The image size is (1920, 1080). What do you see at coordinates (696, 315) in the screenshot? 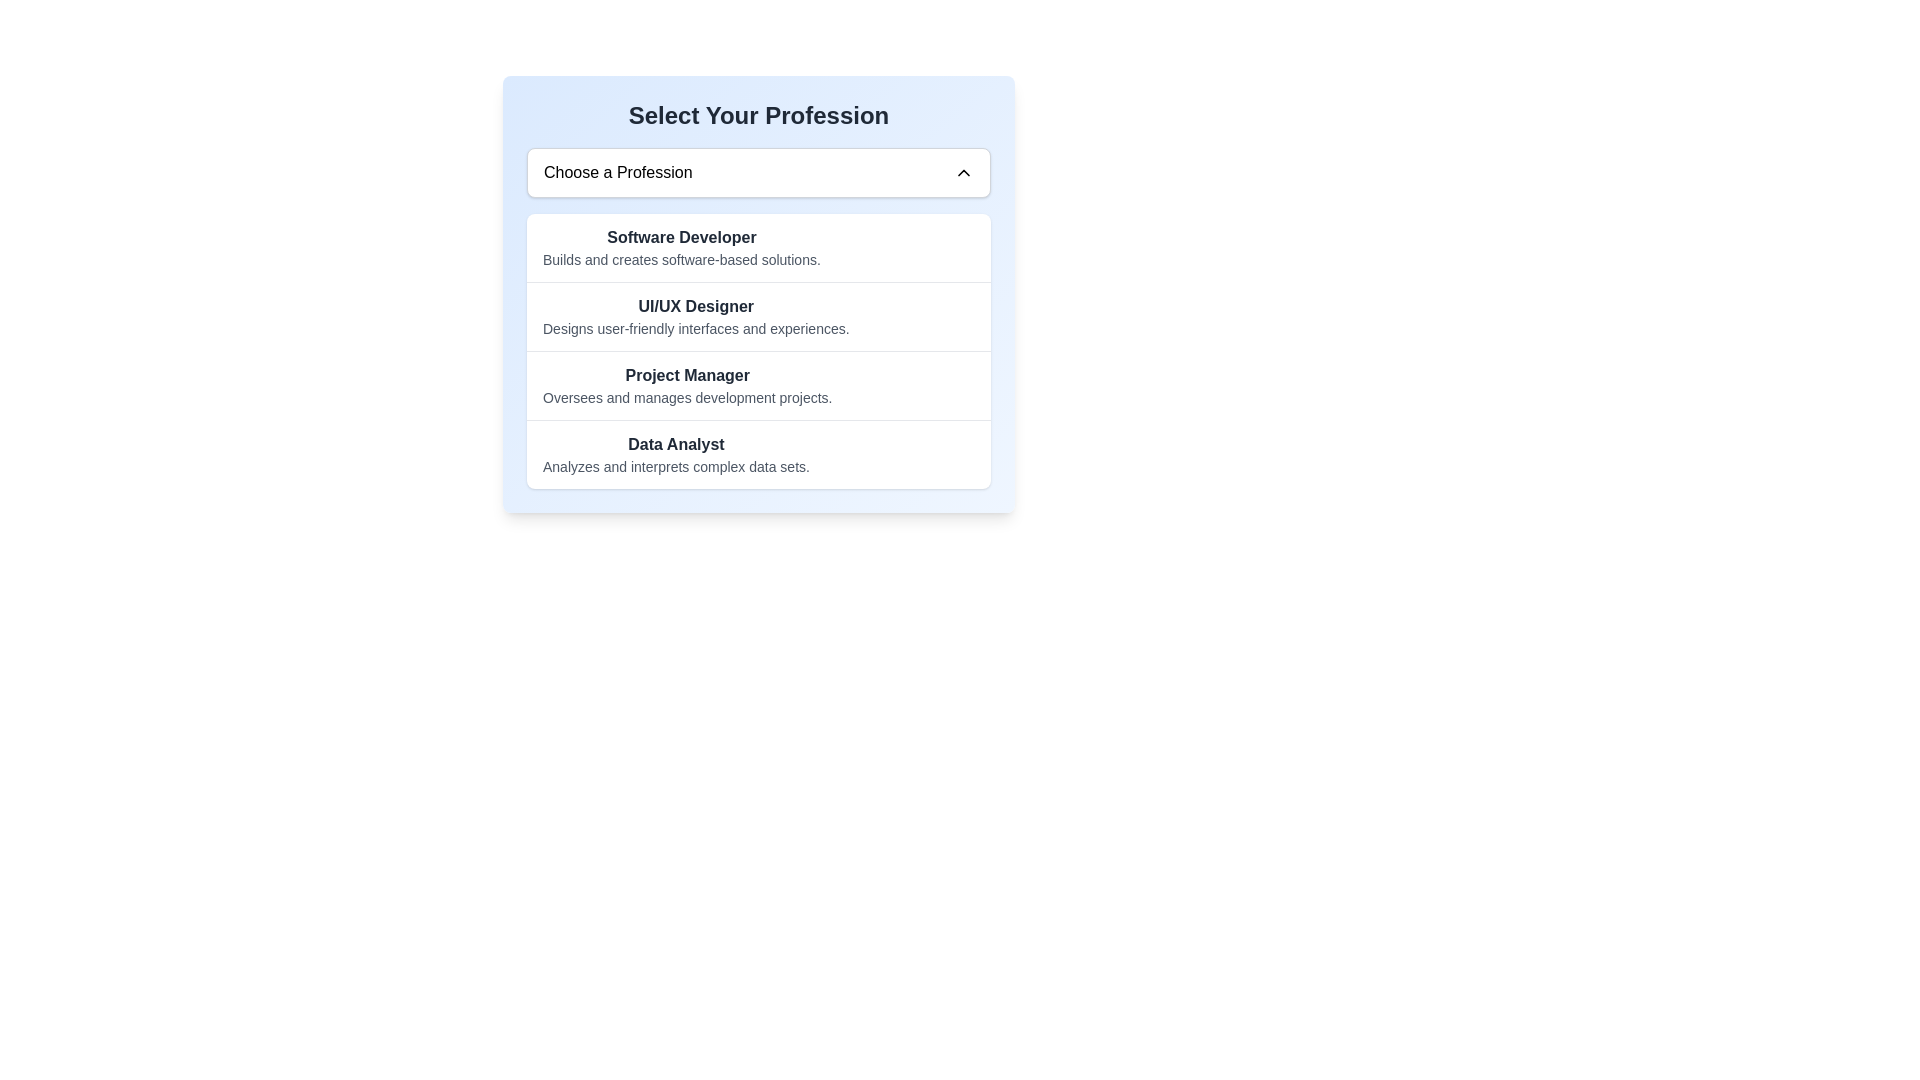
I see `the second list item representing the 'UI/UX Designer' role` at bounding box center [696, 315].